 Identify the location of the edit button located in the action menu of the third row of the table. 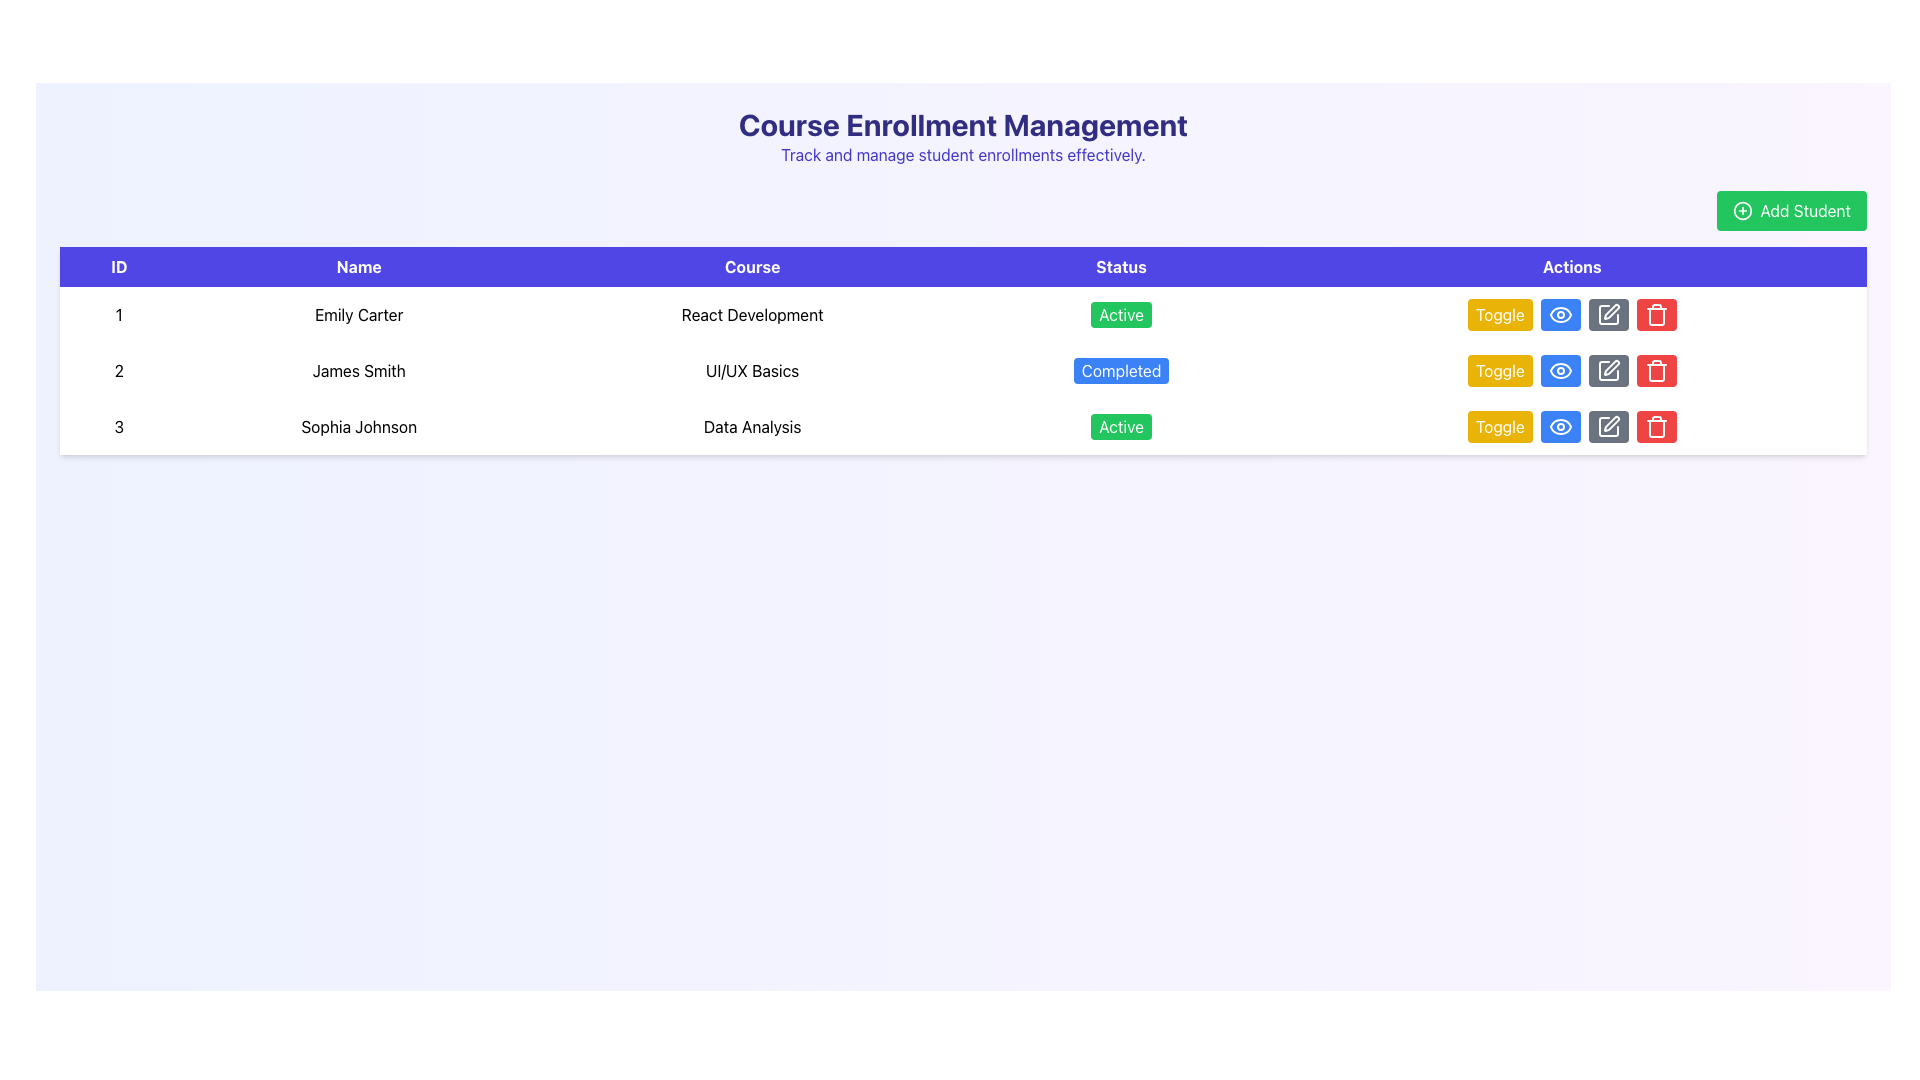
(1608, 426).